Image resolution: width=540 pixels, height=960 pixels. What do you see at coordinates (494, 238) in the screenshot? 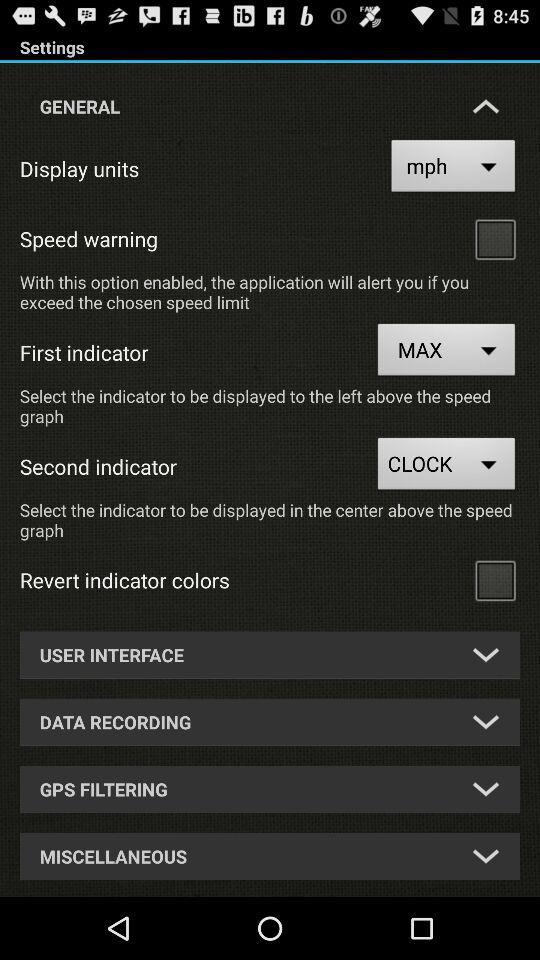
I see `tick box` at bounding box center [494, 238].